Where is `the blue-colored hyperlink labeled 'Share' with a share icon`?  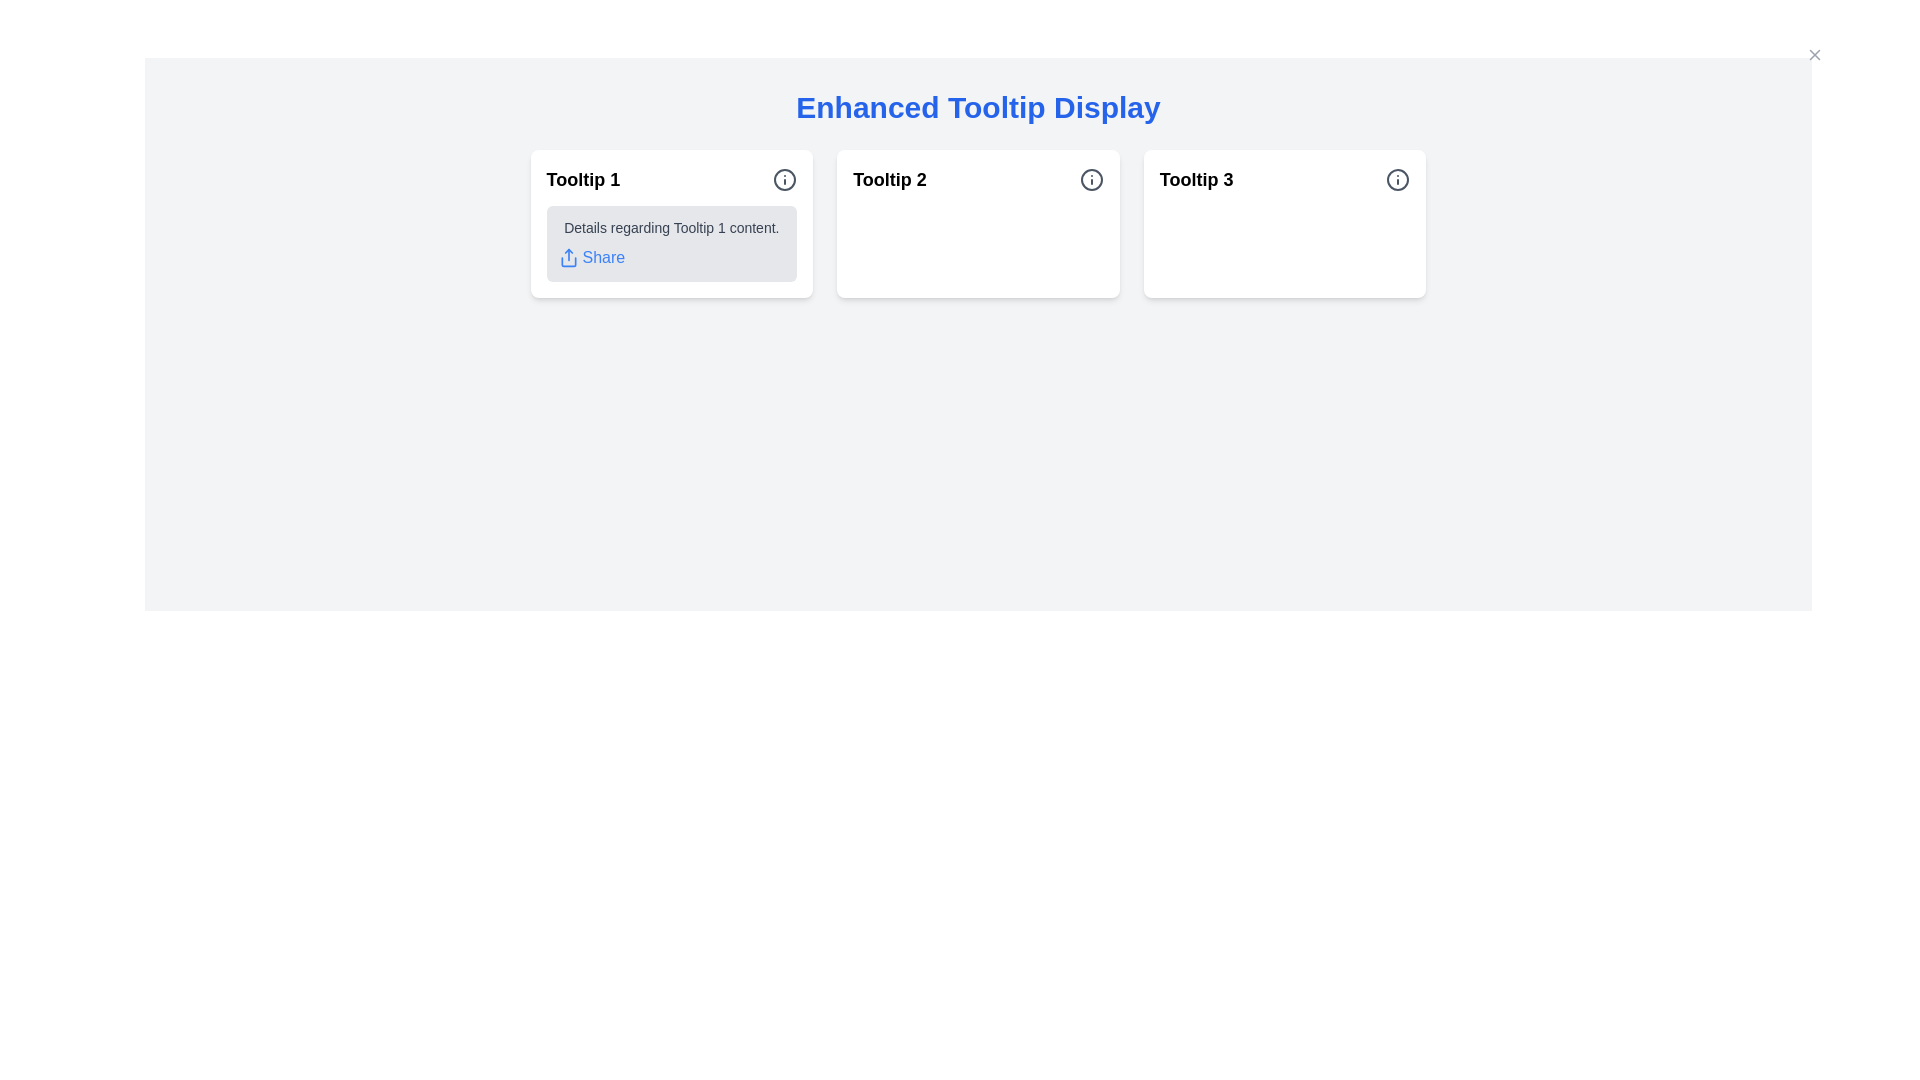 the blue-colored hyperlink labeled 'Share' with a share icon is located at coordinates (590, 257).